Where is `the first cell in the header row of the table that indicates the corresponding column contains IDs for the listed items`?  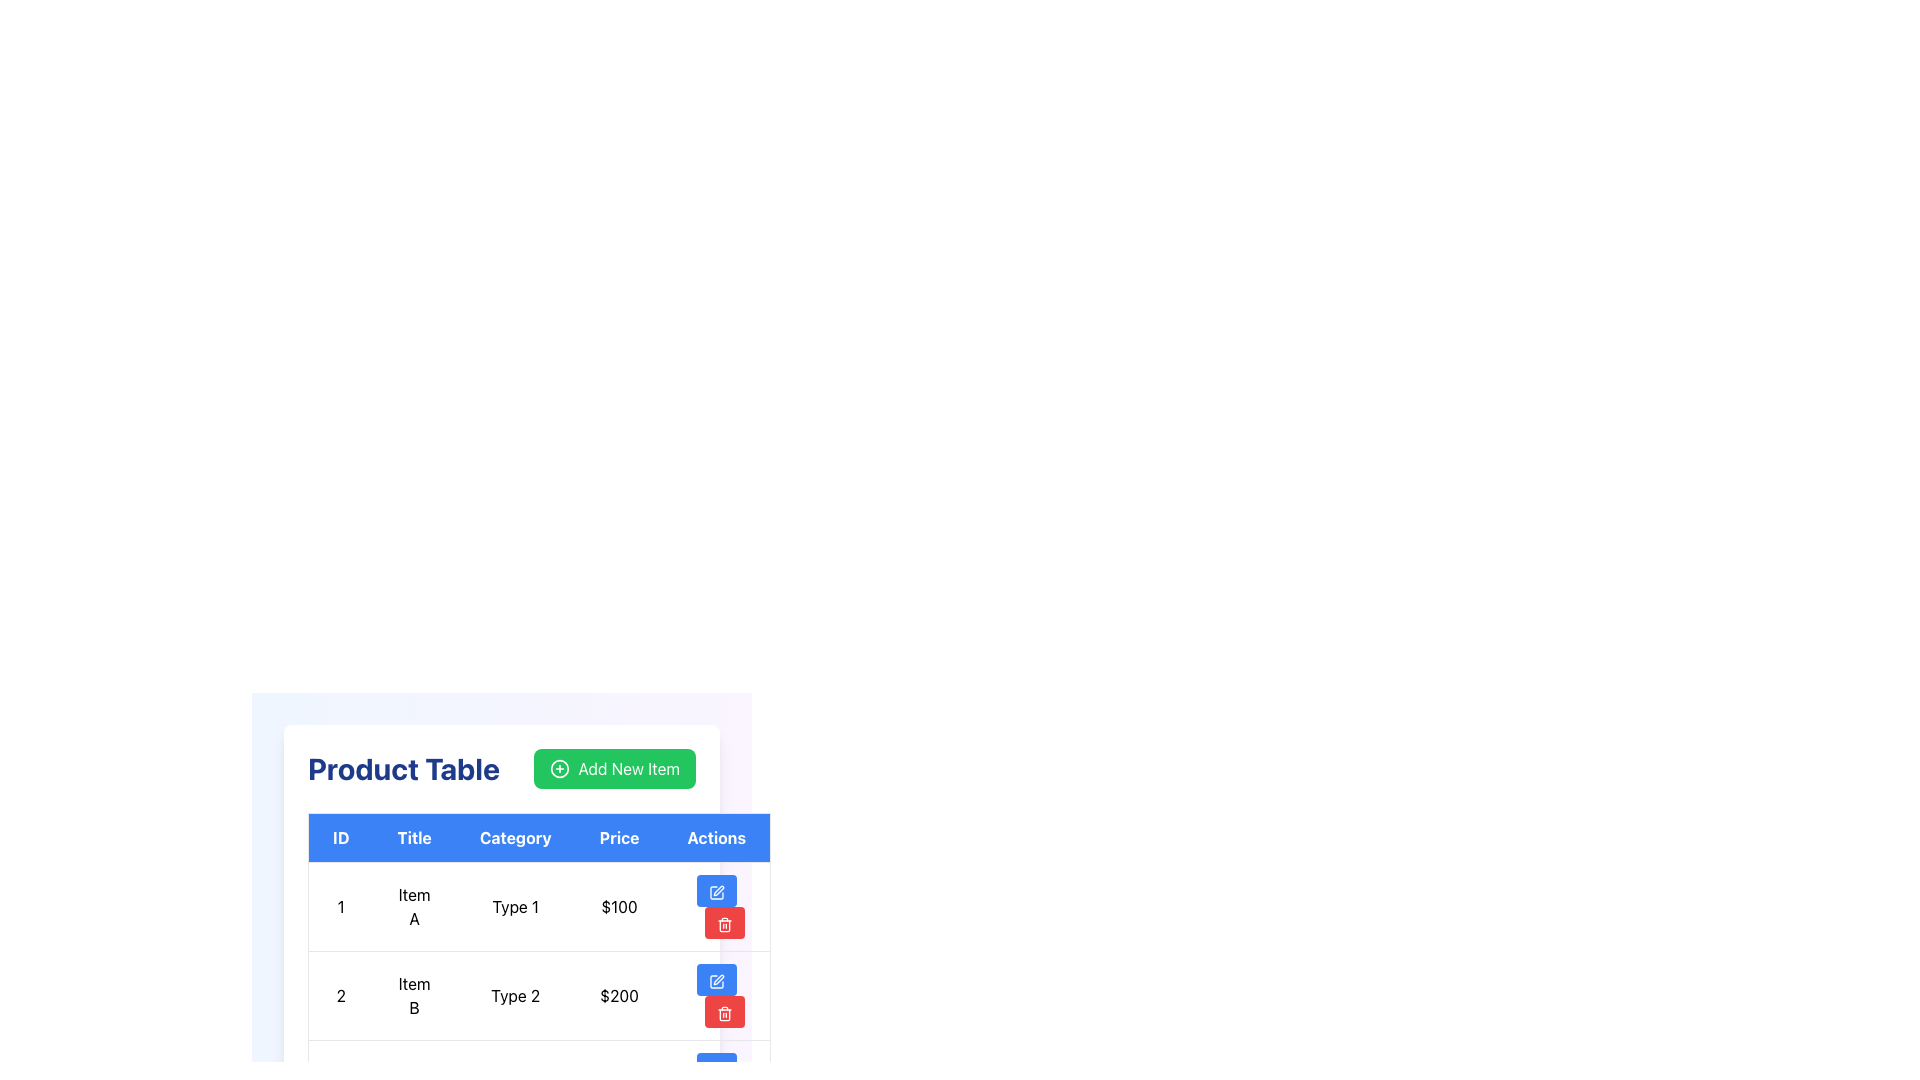
the first cell in the header row of the table that indicates the corresponding column contains IDs for the listed items is located at coordinates (340, 837).